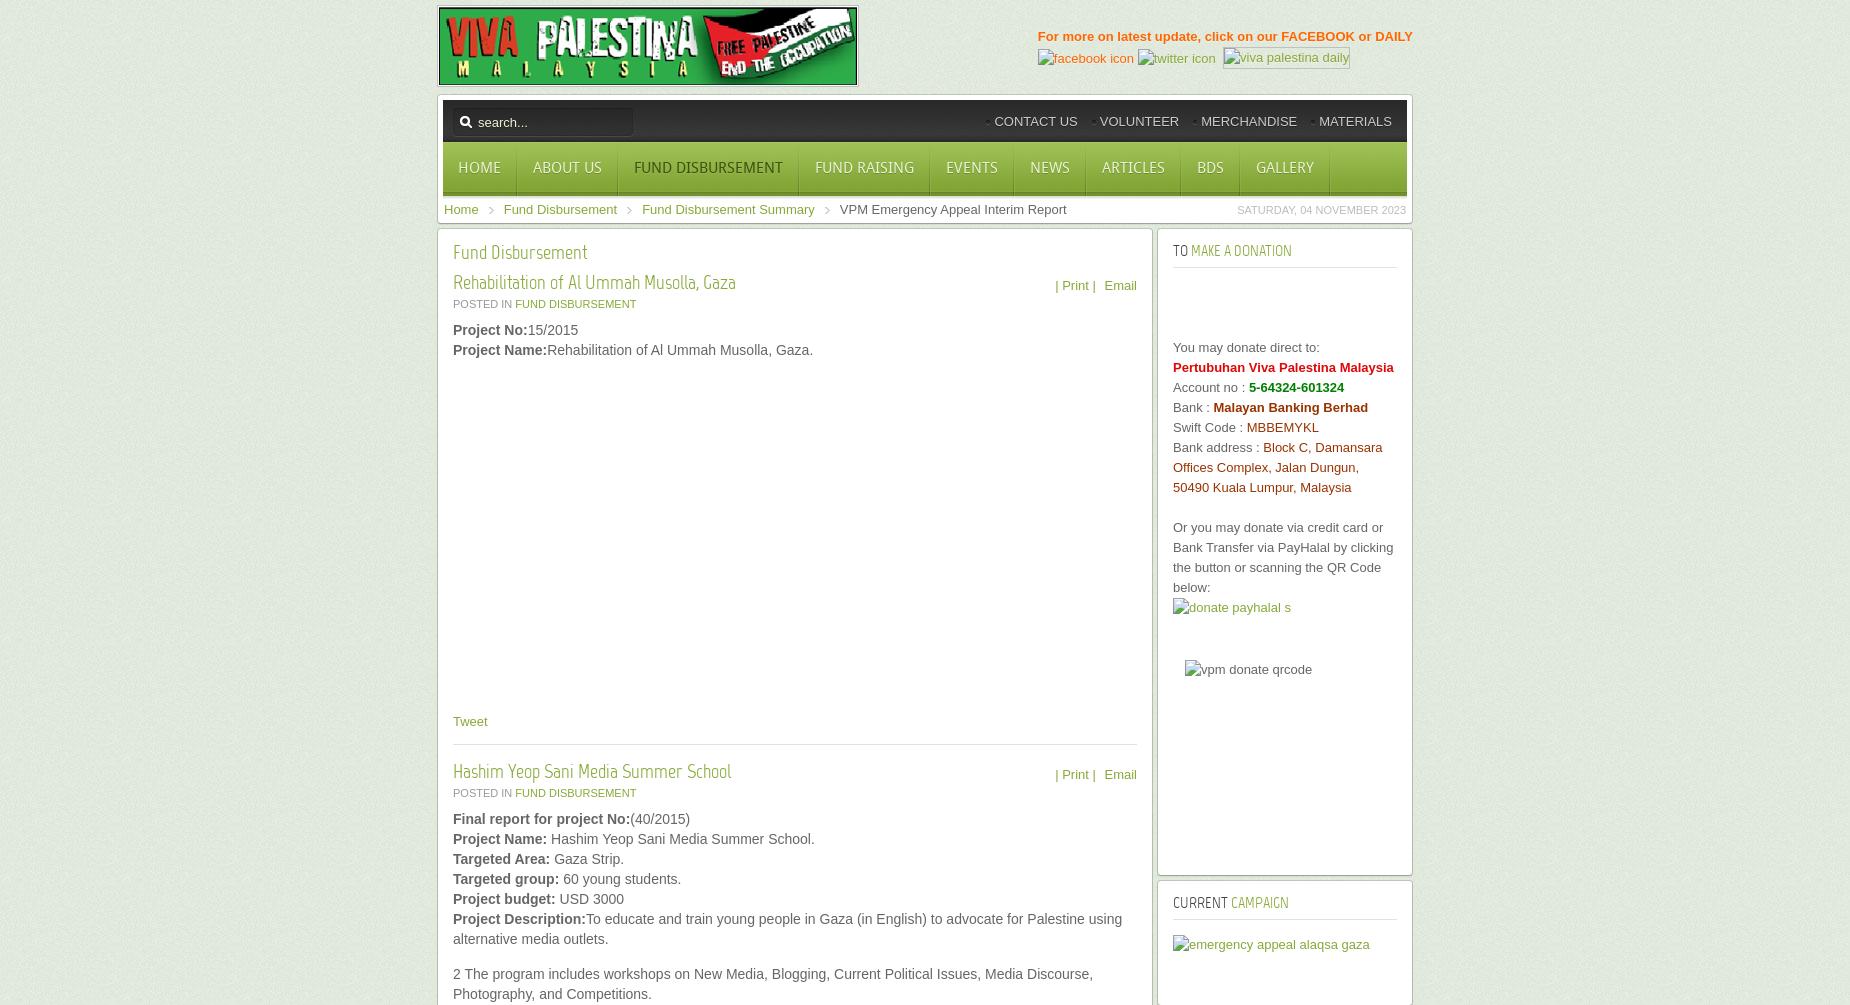 The height and width of the screenshot is (1005, 1850). Describe the element at coordinates (1281, 427) in the screenshot. I see `'MBBEMYKL'` at that location.